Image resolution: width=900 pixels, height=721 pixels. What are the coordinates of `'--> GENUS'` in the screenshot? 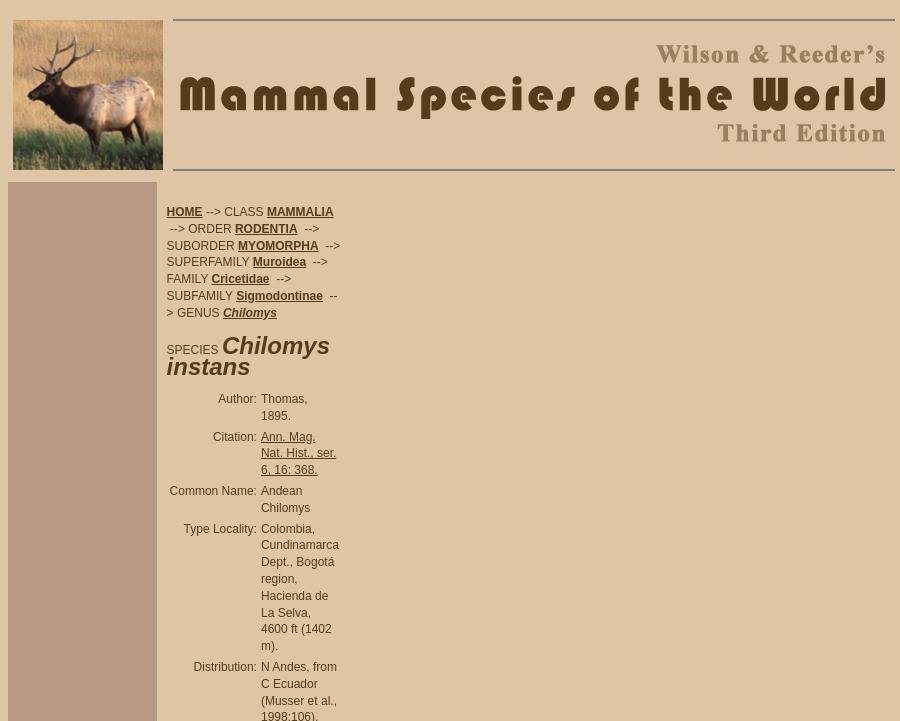 It's located at (250, 302).